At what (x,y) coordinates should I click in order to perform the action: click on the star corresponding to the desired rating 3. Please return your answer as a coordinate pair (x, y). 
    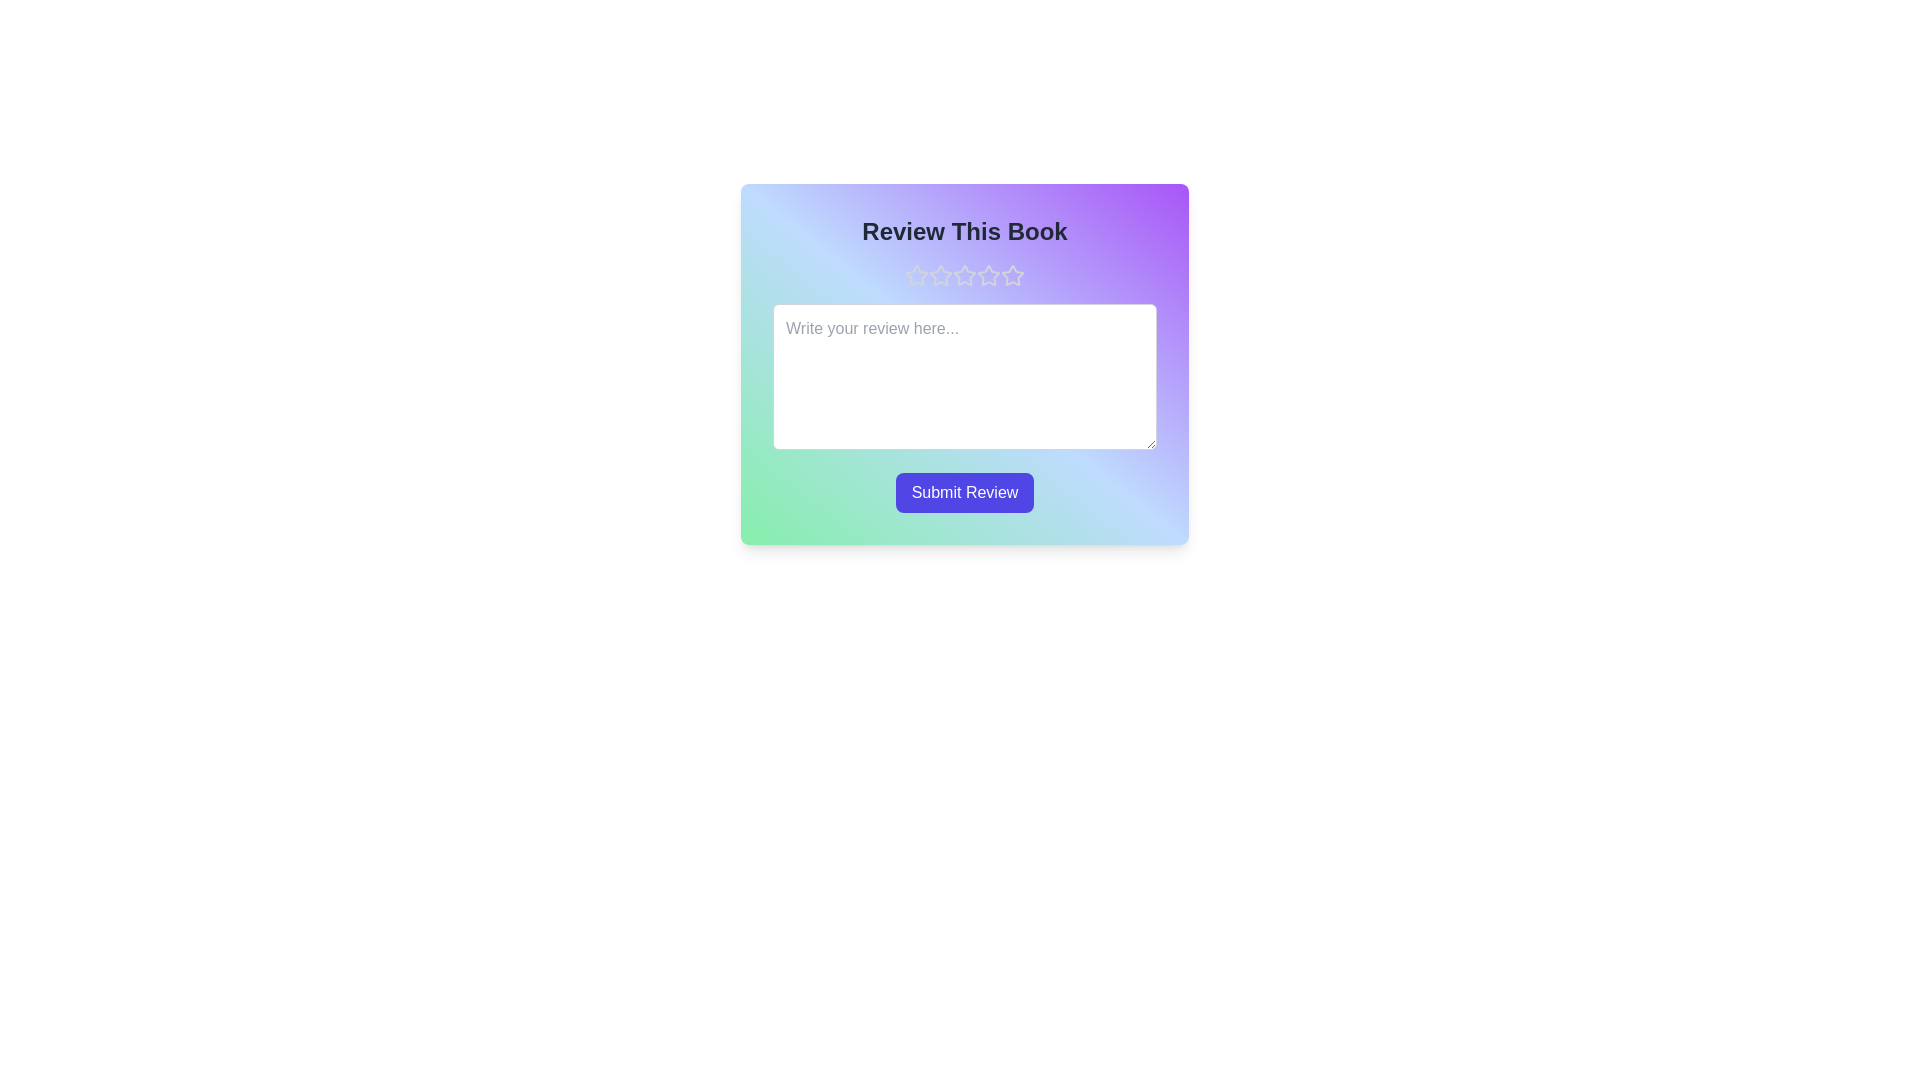
    Looking at the image, I should click on (964, 276).